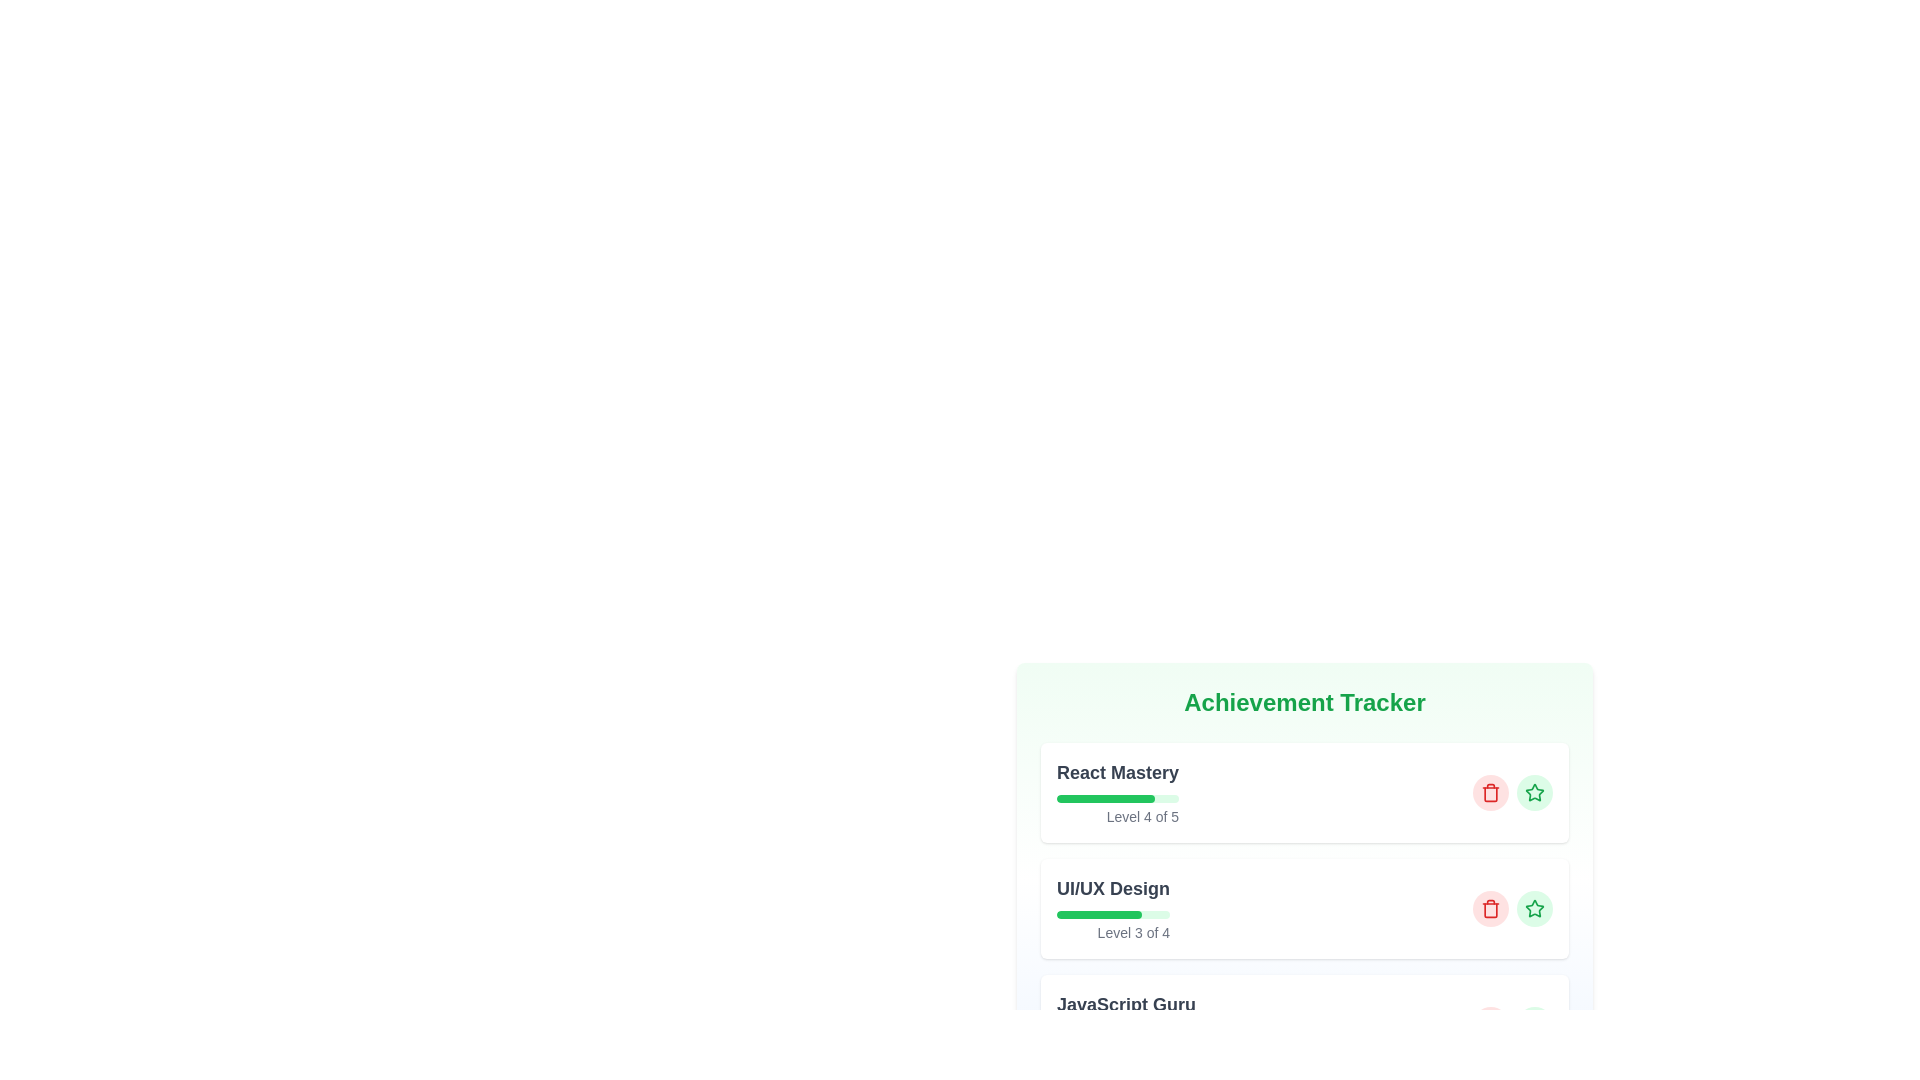  Describe the element at coordinates (1305, 909) in the screenshot. I see `the second skill progress item 'UI/UX Design' in the Skill progress tracker row, which contains a progress bar and actionable buttons, located in the Achievement Tracker section` at that location.